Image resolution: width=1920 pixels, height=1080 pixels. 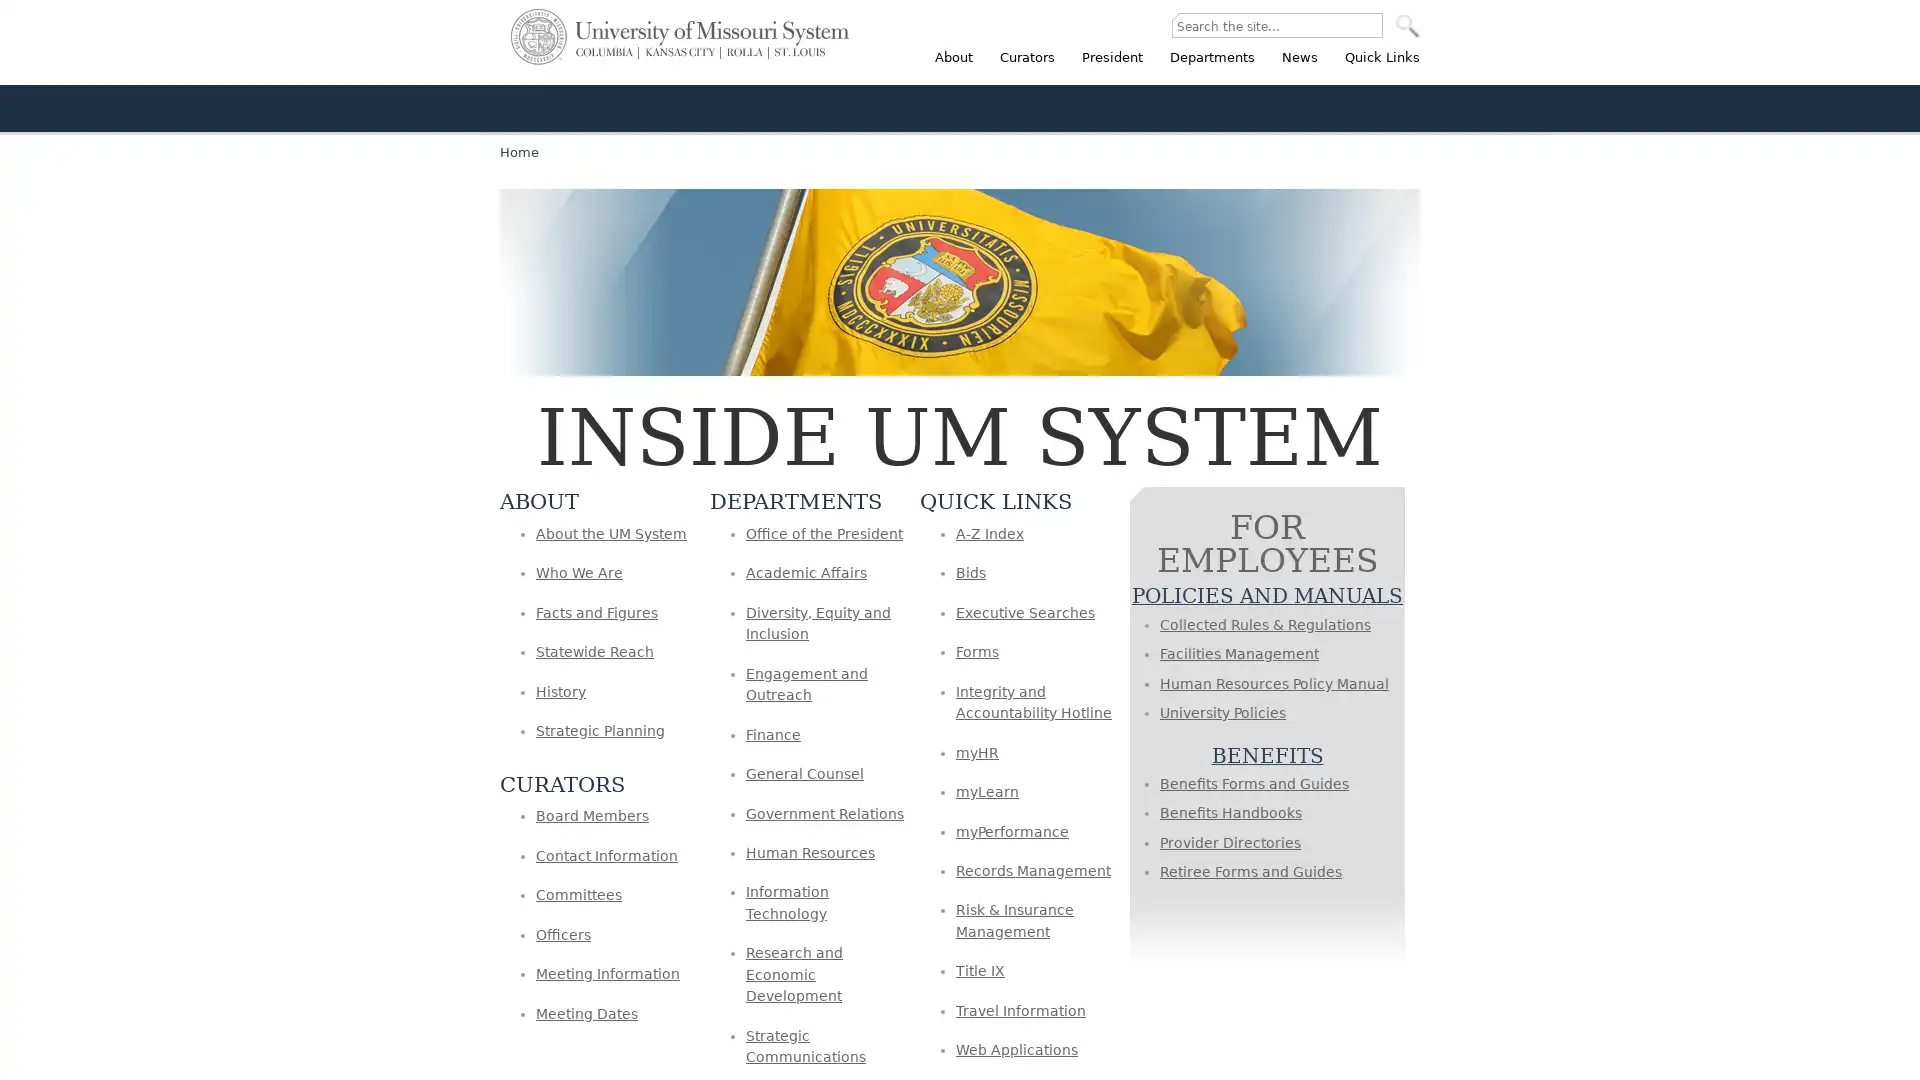 What do you see at coordinates (1406, 26) in the screenshot?
I see `SEARCH` at bounding box center [1406, 26].